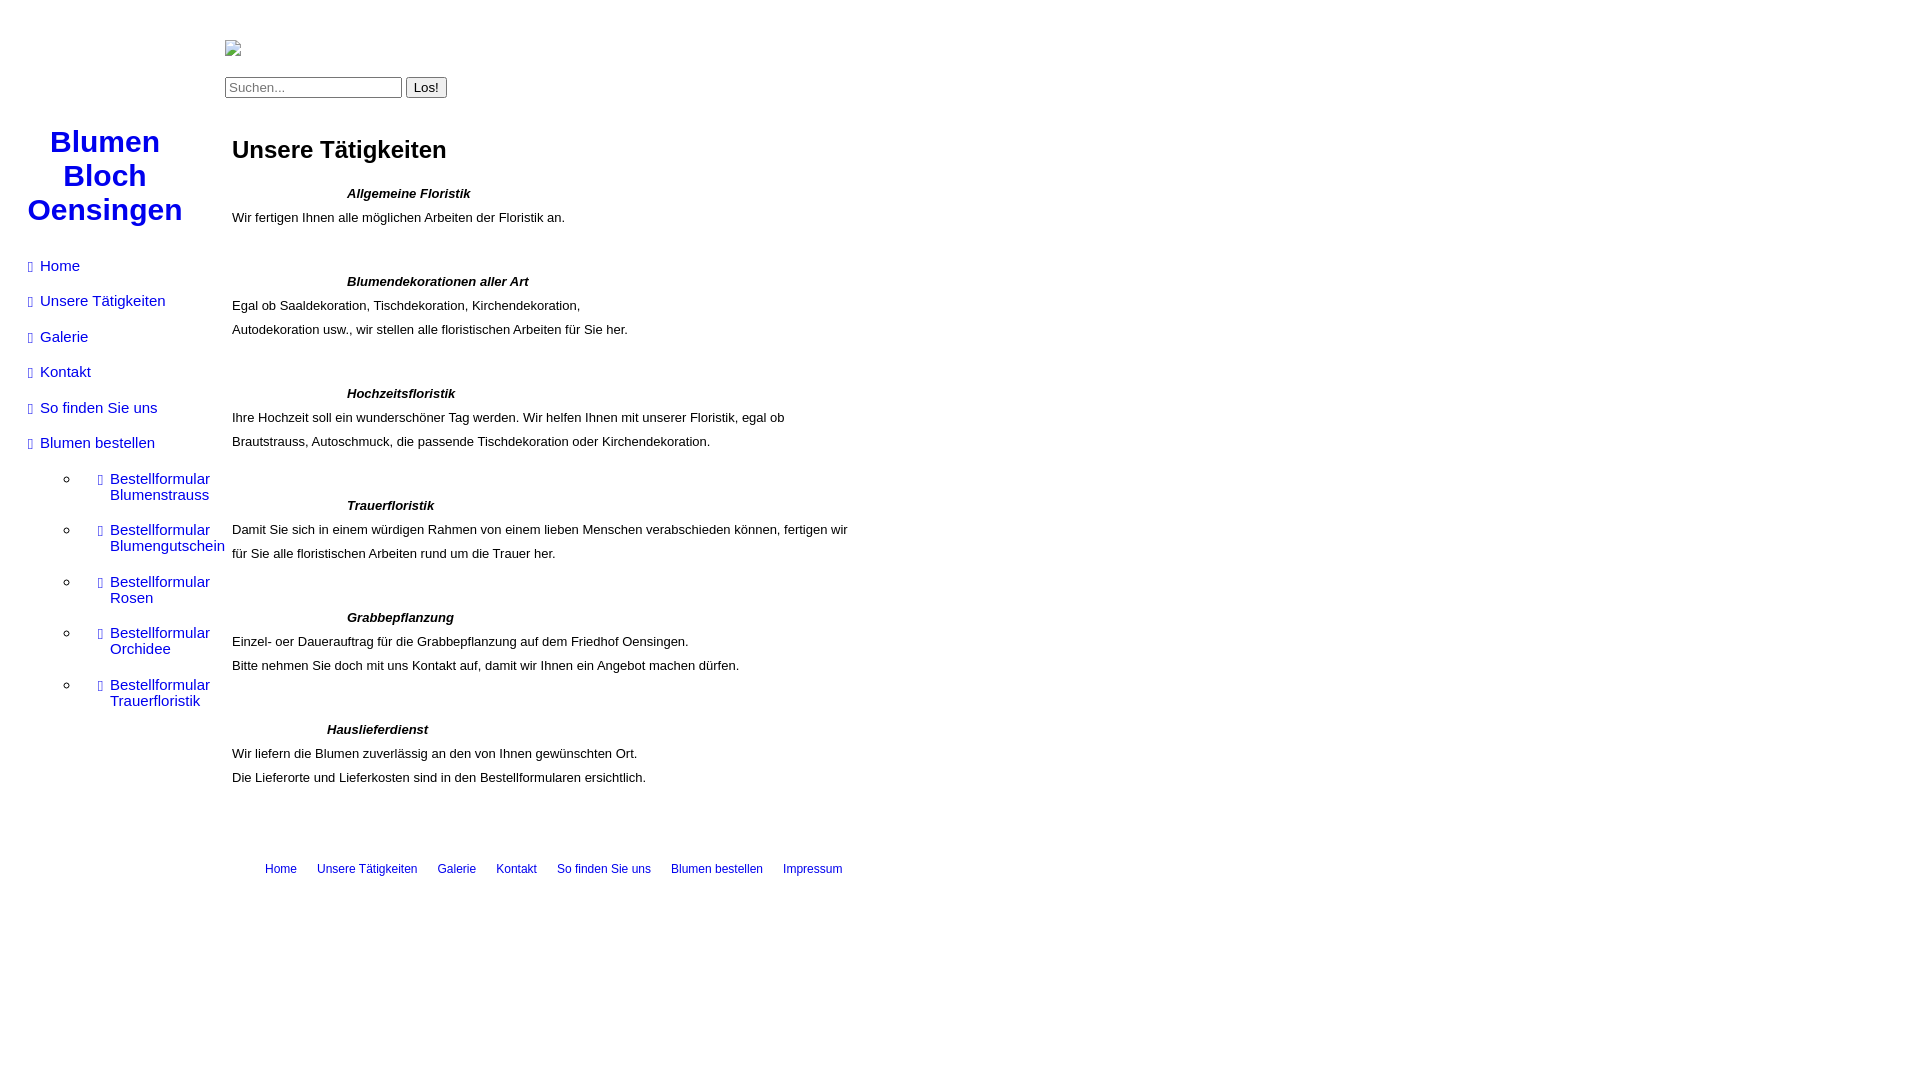 This screenshot has height=1080, width=1920. I want to click on 'Bestellformular Blumengutschein', so click(148, 536).